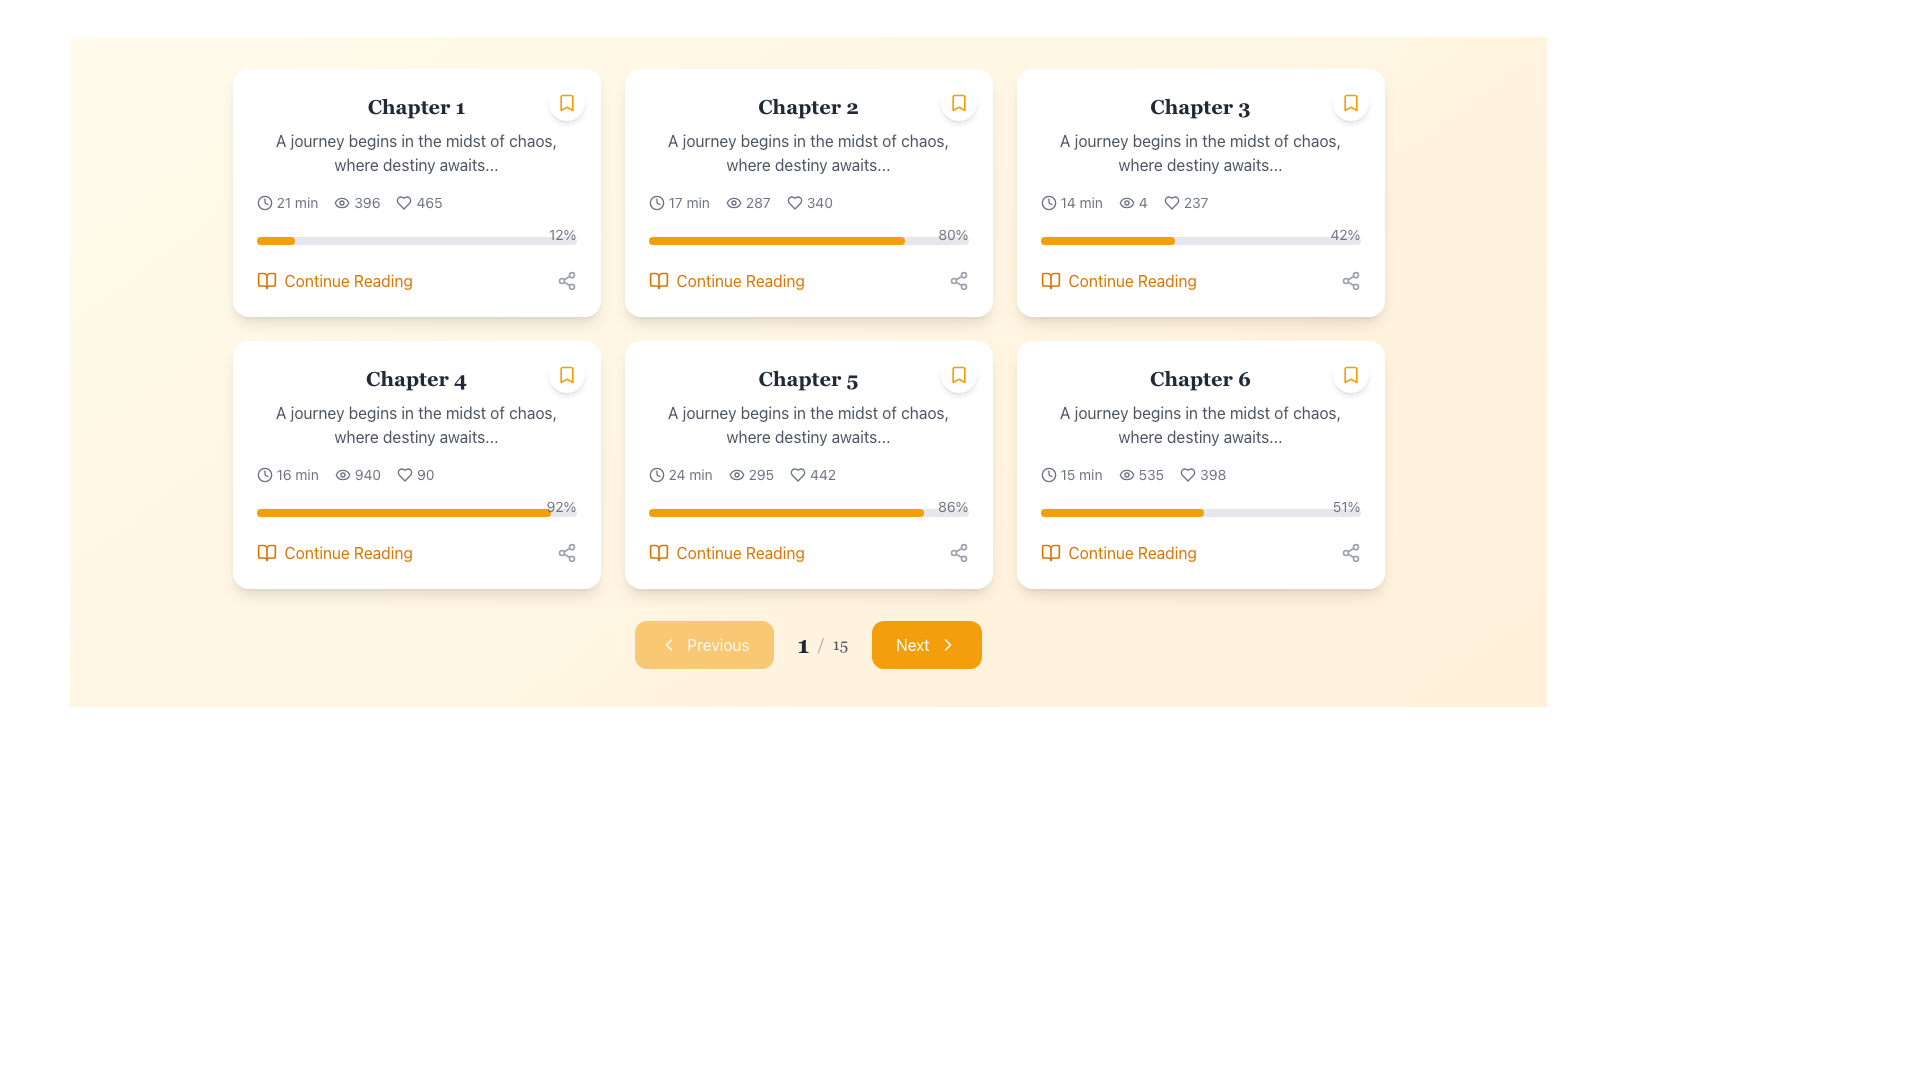 The width and height of the screenshot is (1920, 1080). Describe the element at coordinates (1186, 203) in the screenshot. I see `the heart icon and text pair indicating the number of likes for 'Chapter 3'` at that location.